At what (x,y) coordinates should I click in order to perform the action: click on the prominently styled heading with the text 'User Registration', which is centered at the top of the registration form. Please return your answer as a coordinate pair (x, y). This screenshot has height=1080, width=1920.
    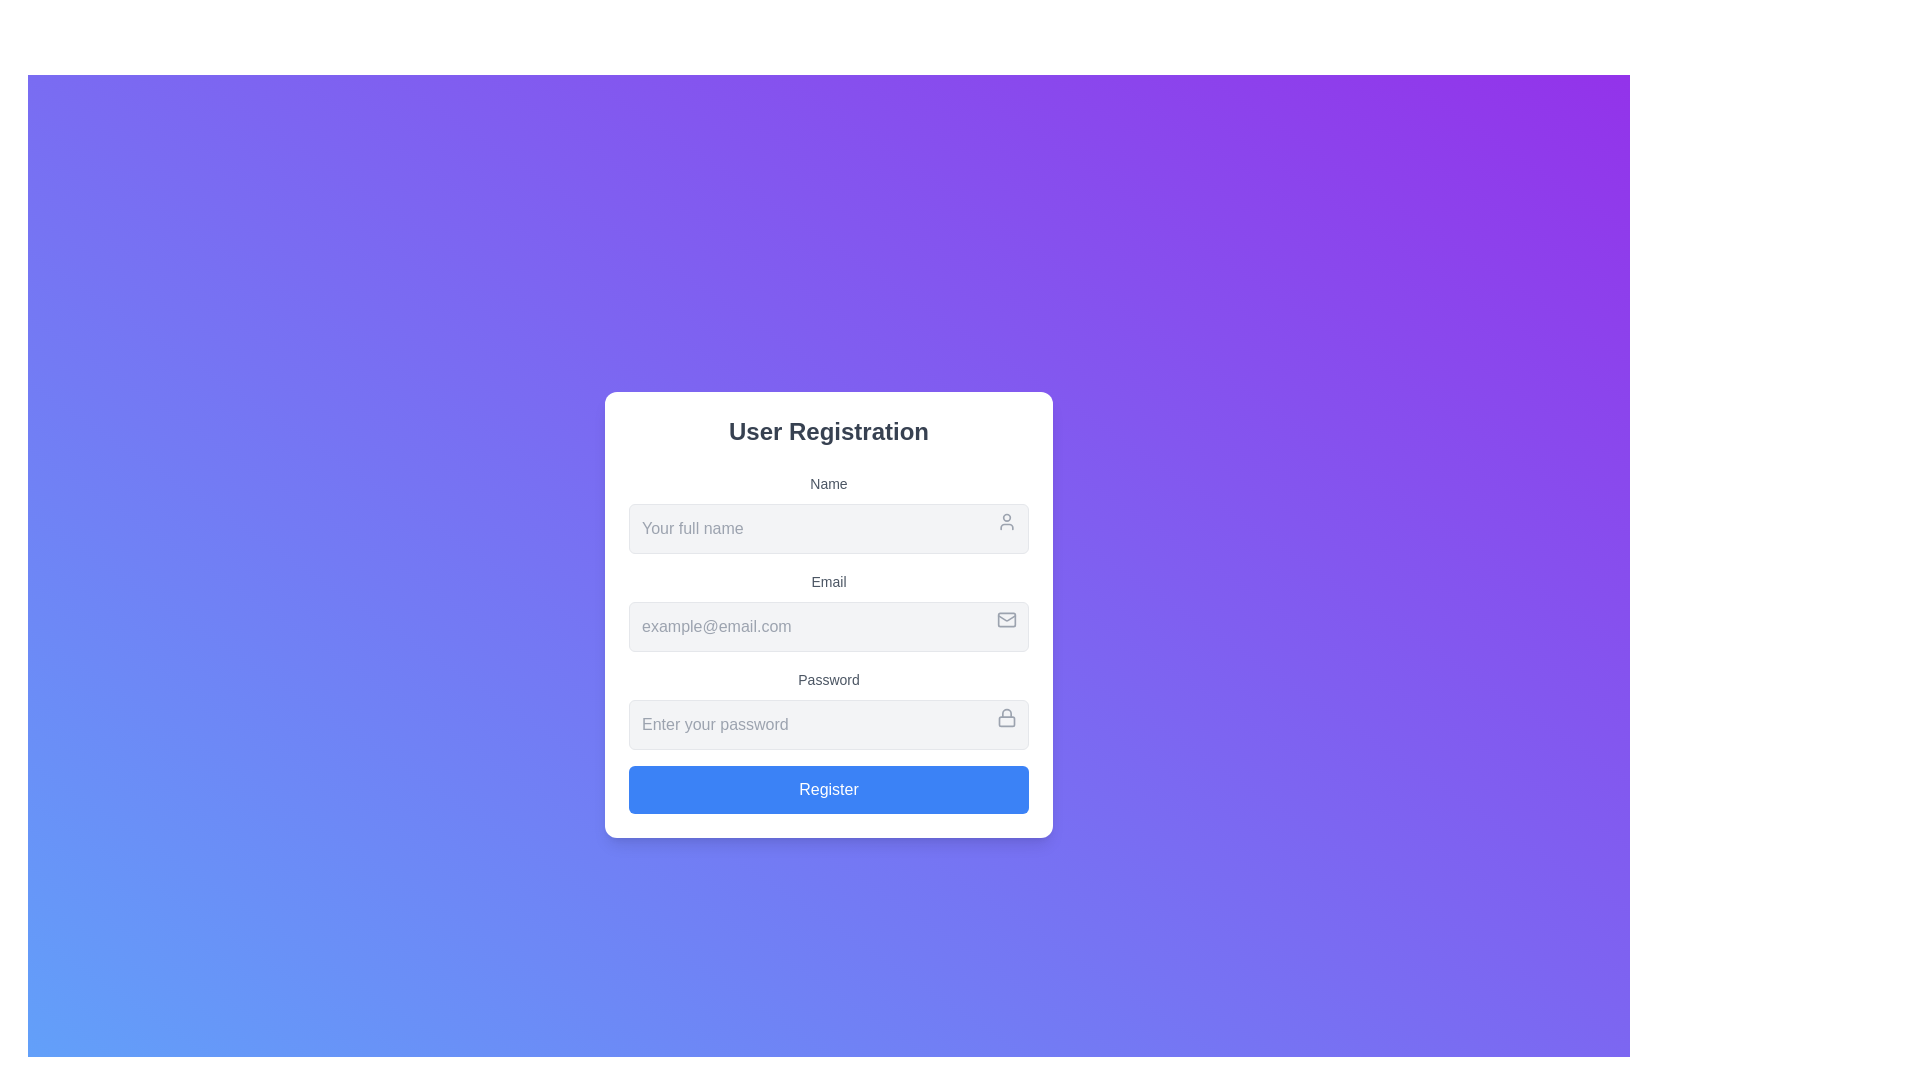
    Looking at the image, I should click on (829, 431).